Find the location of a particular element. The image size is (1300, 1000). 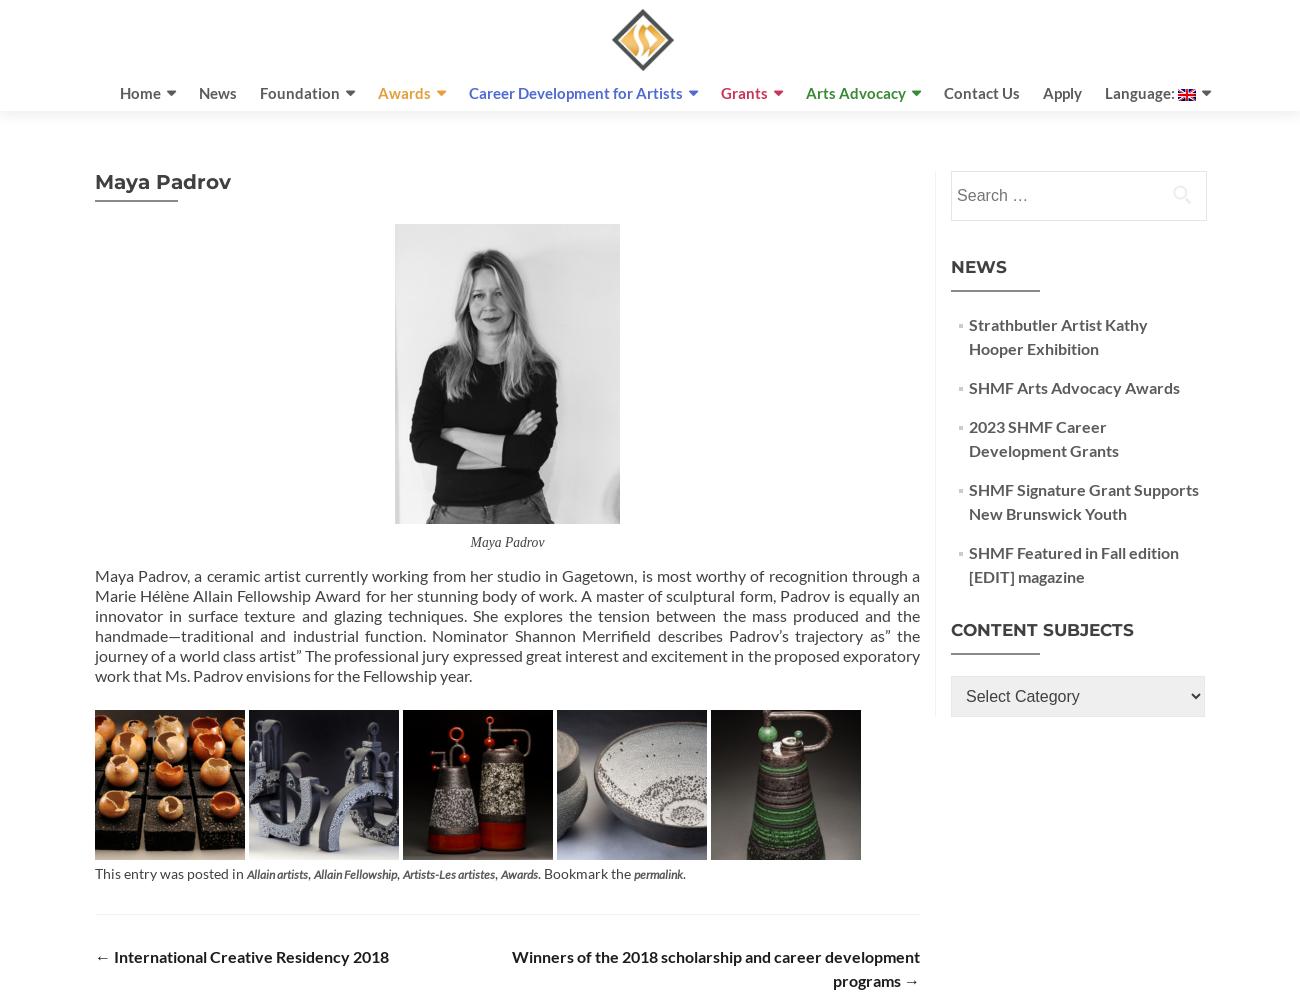

'SHMF Signature Grant Supports New Brunswick Youth' is located at coordinates (1083, 501).